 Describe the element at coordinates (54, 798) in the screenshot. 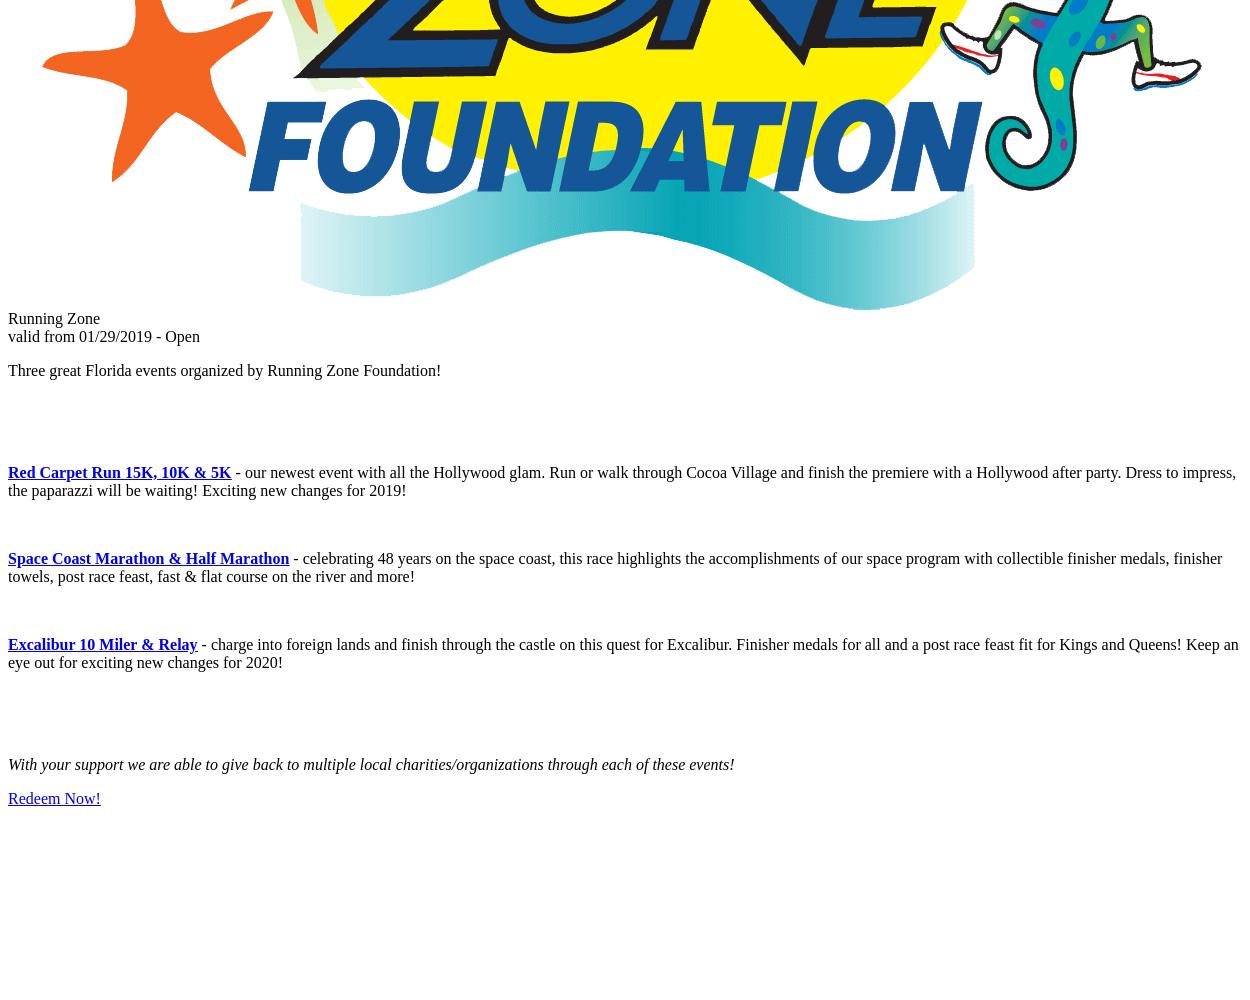

I see `'Redeem Now!'` at that location.